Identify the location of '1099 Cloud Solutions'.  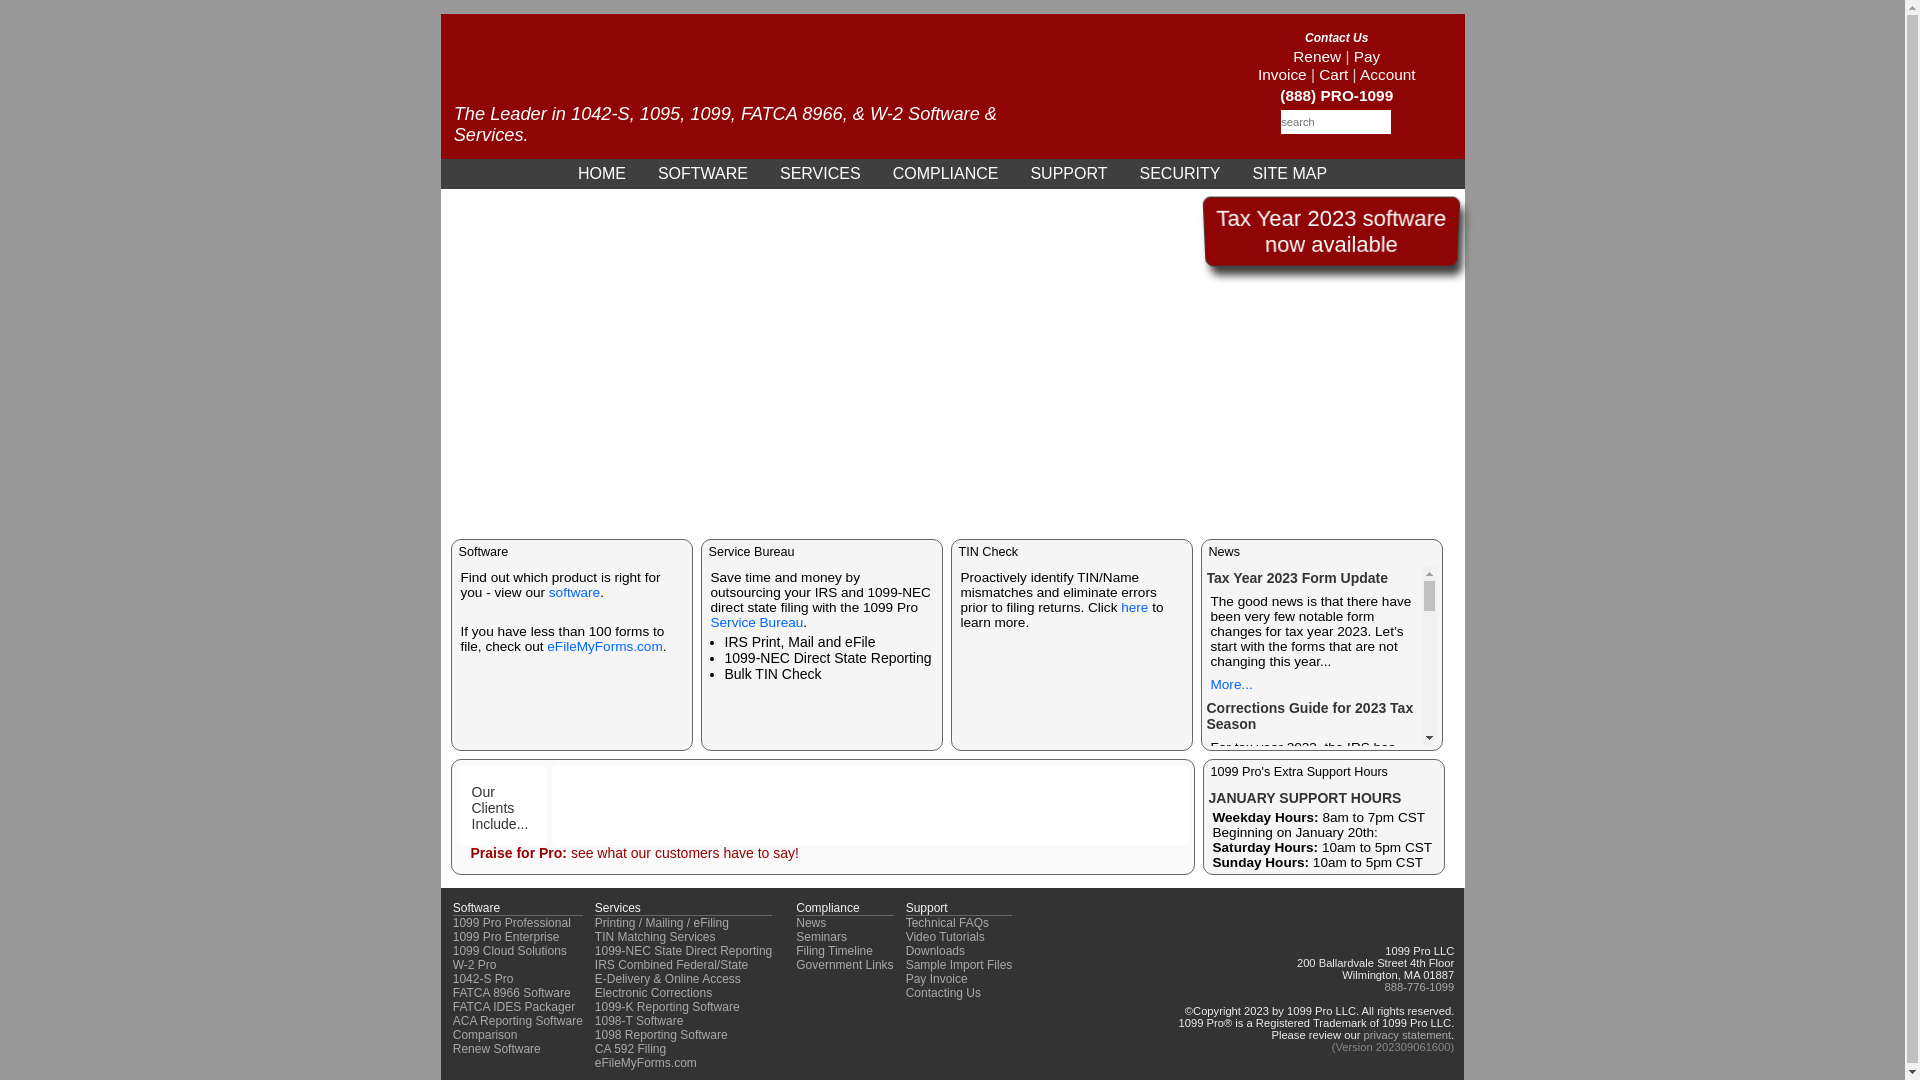
(451, 950).